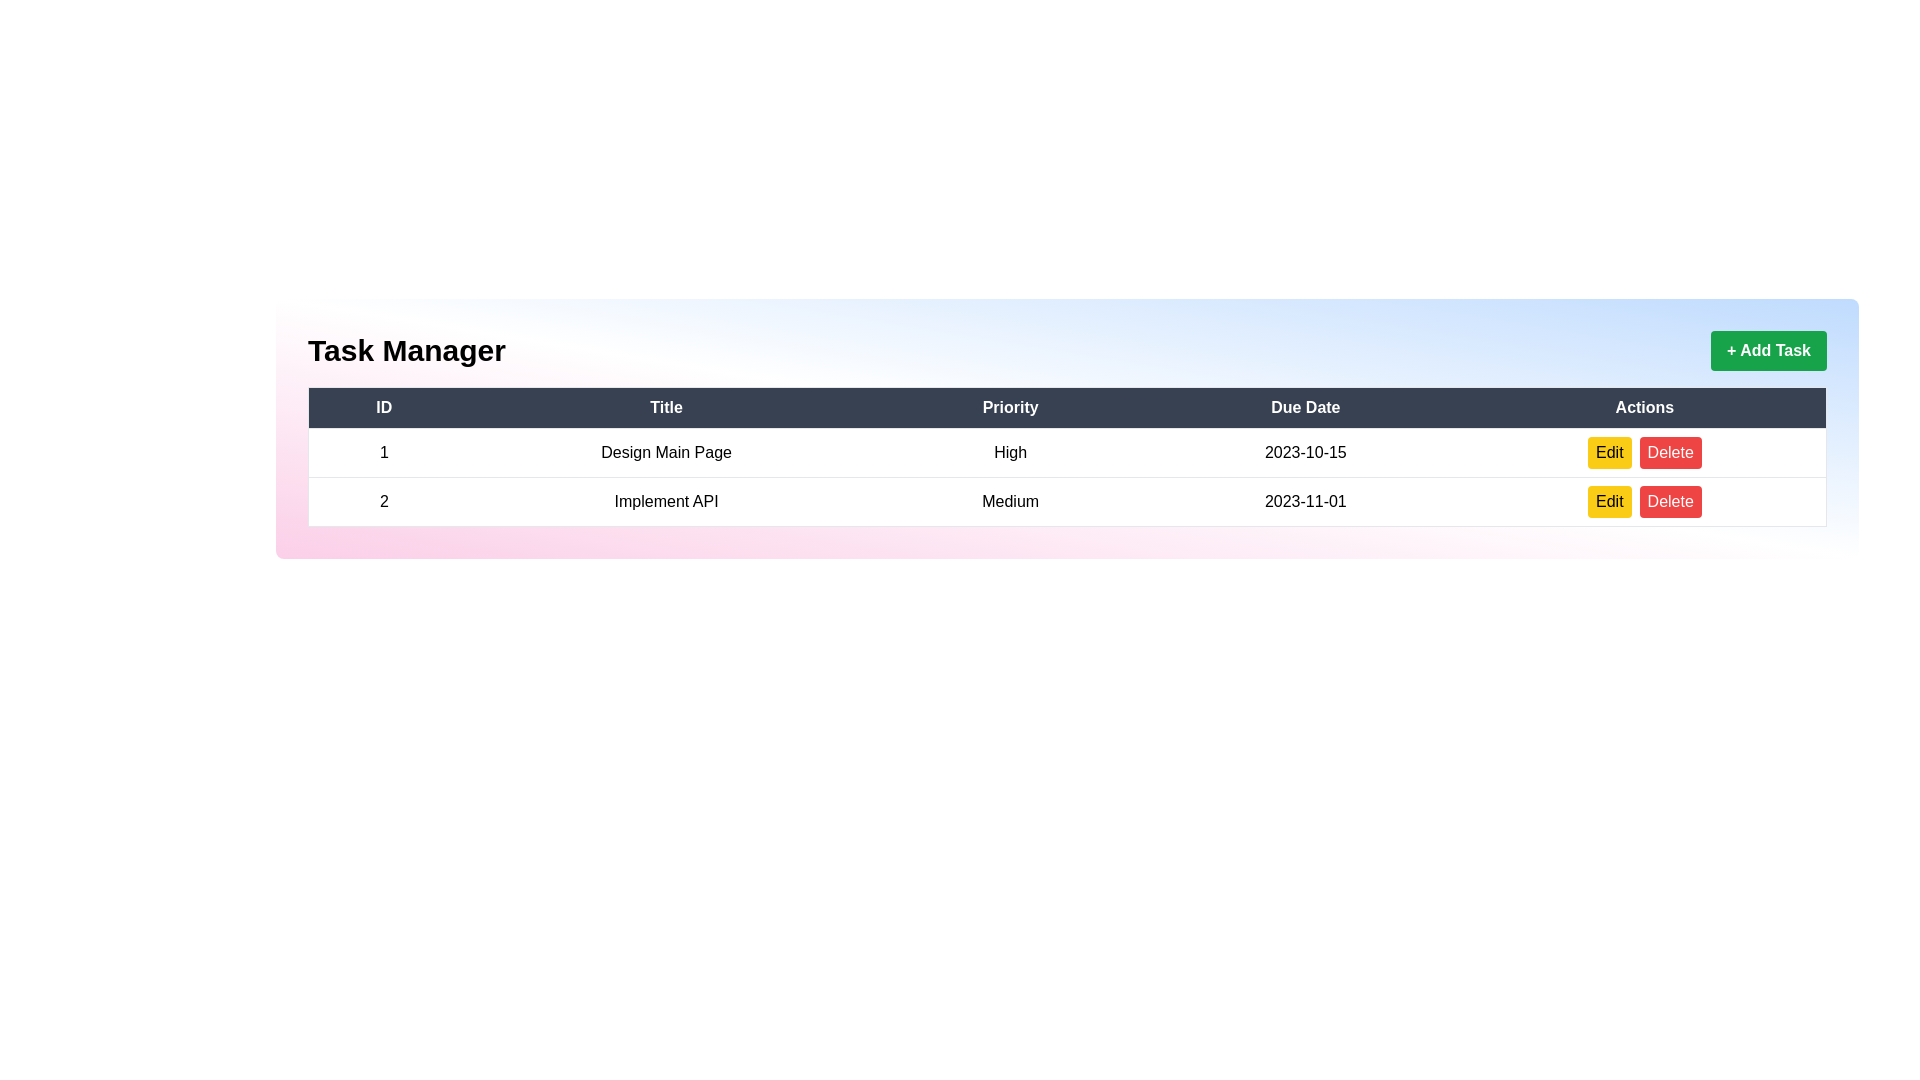  I want to click on the text element that displays the due date for the task 'Design Main Page', located in the fourth column of the task table, so click(1305, 452).